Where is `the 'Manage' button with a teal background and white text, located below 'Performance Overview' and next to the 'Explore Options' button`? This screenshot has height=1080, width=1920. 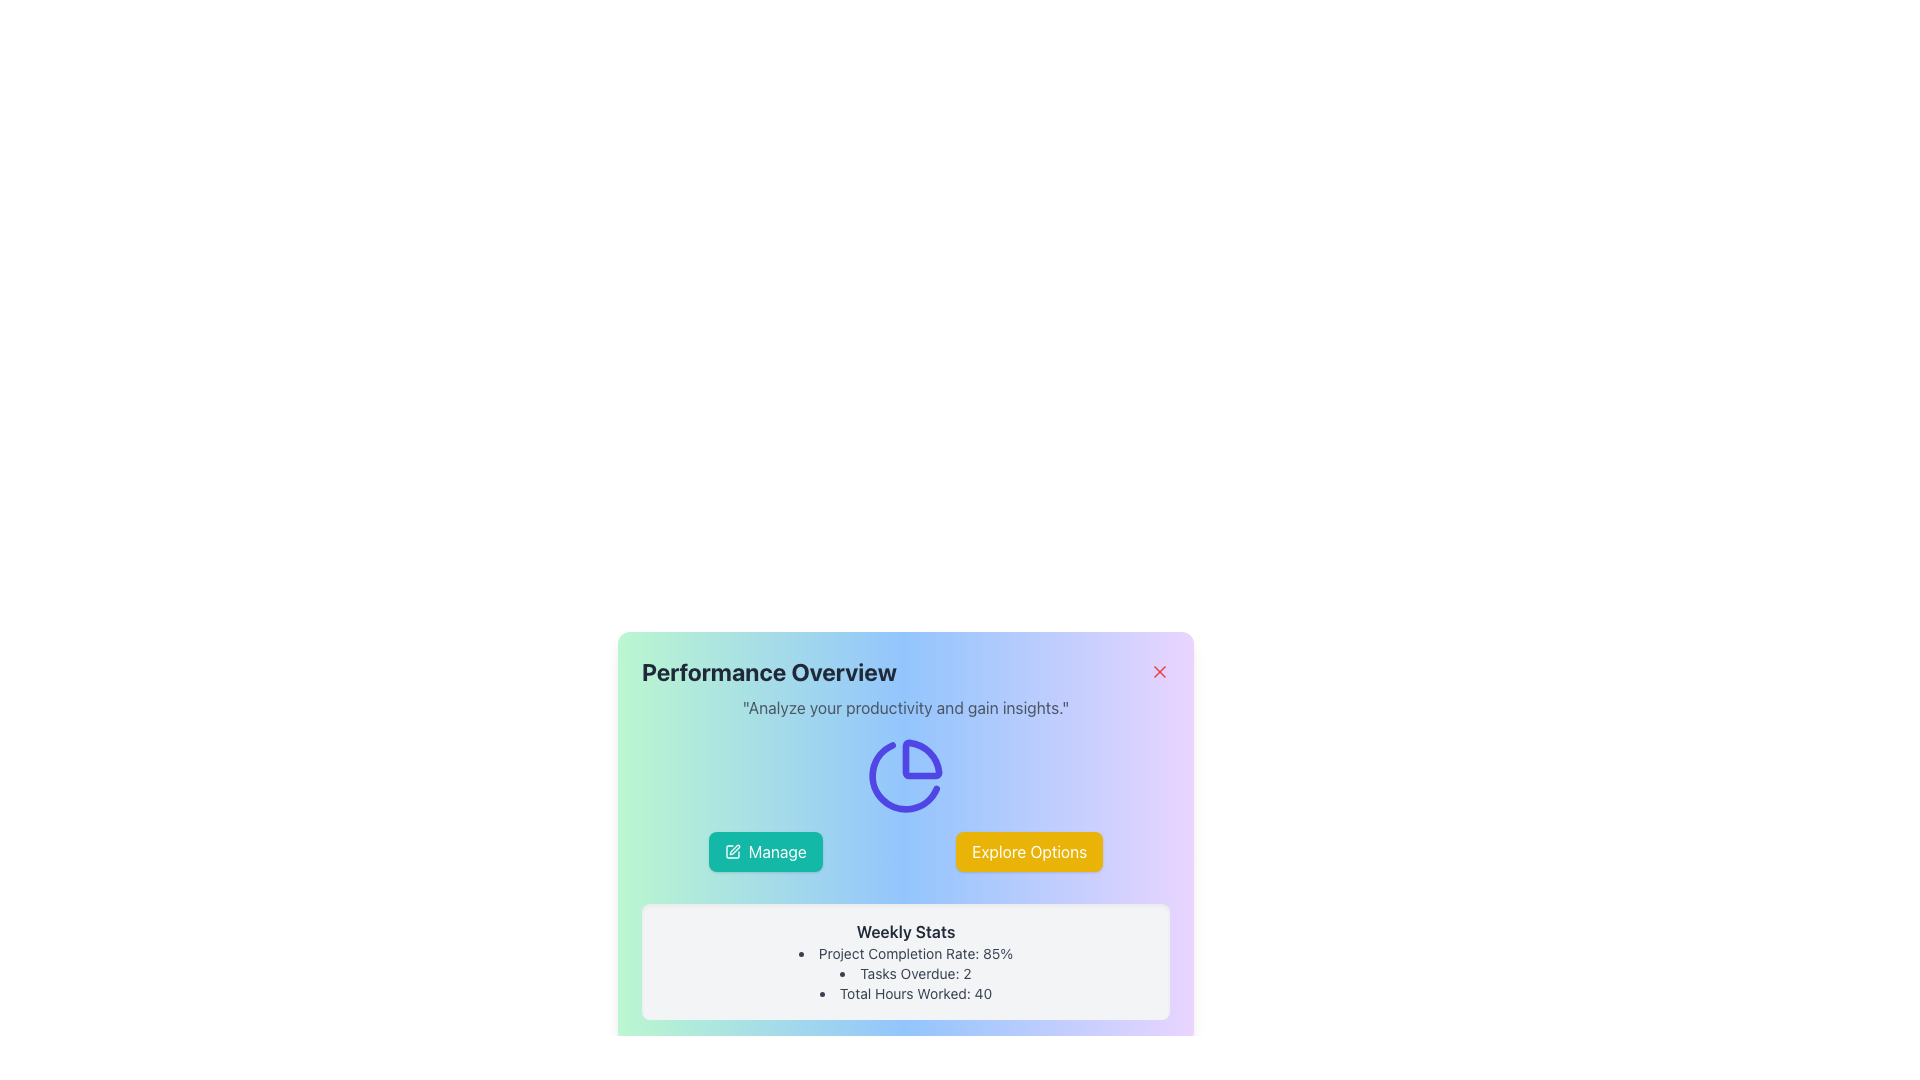 the 'Manage' button with a teal background and white text, located below 'Performance Overview' and next to the 'Explore Options' button is located at coordinates (764, 852).